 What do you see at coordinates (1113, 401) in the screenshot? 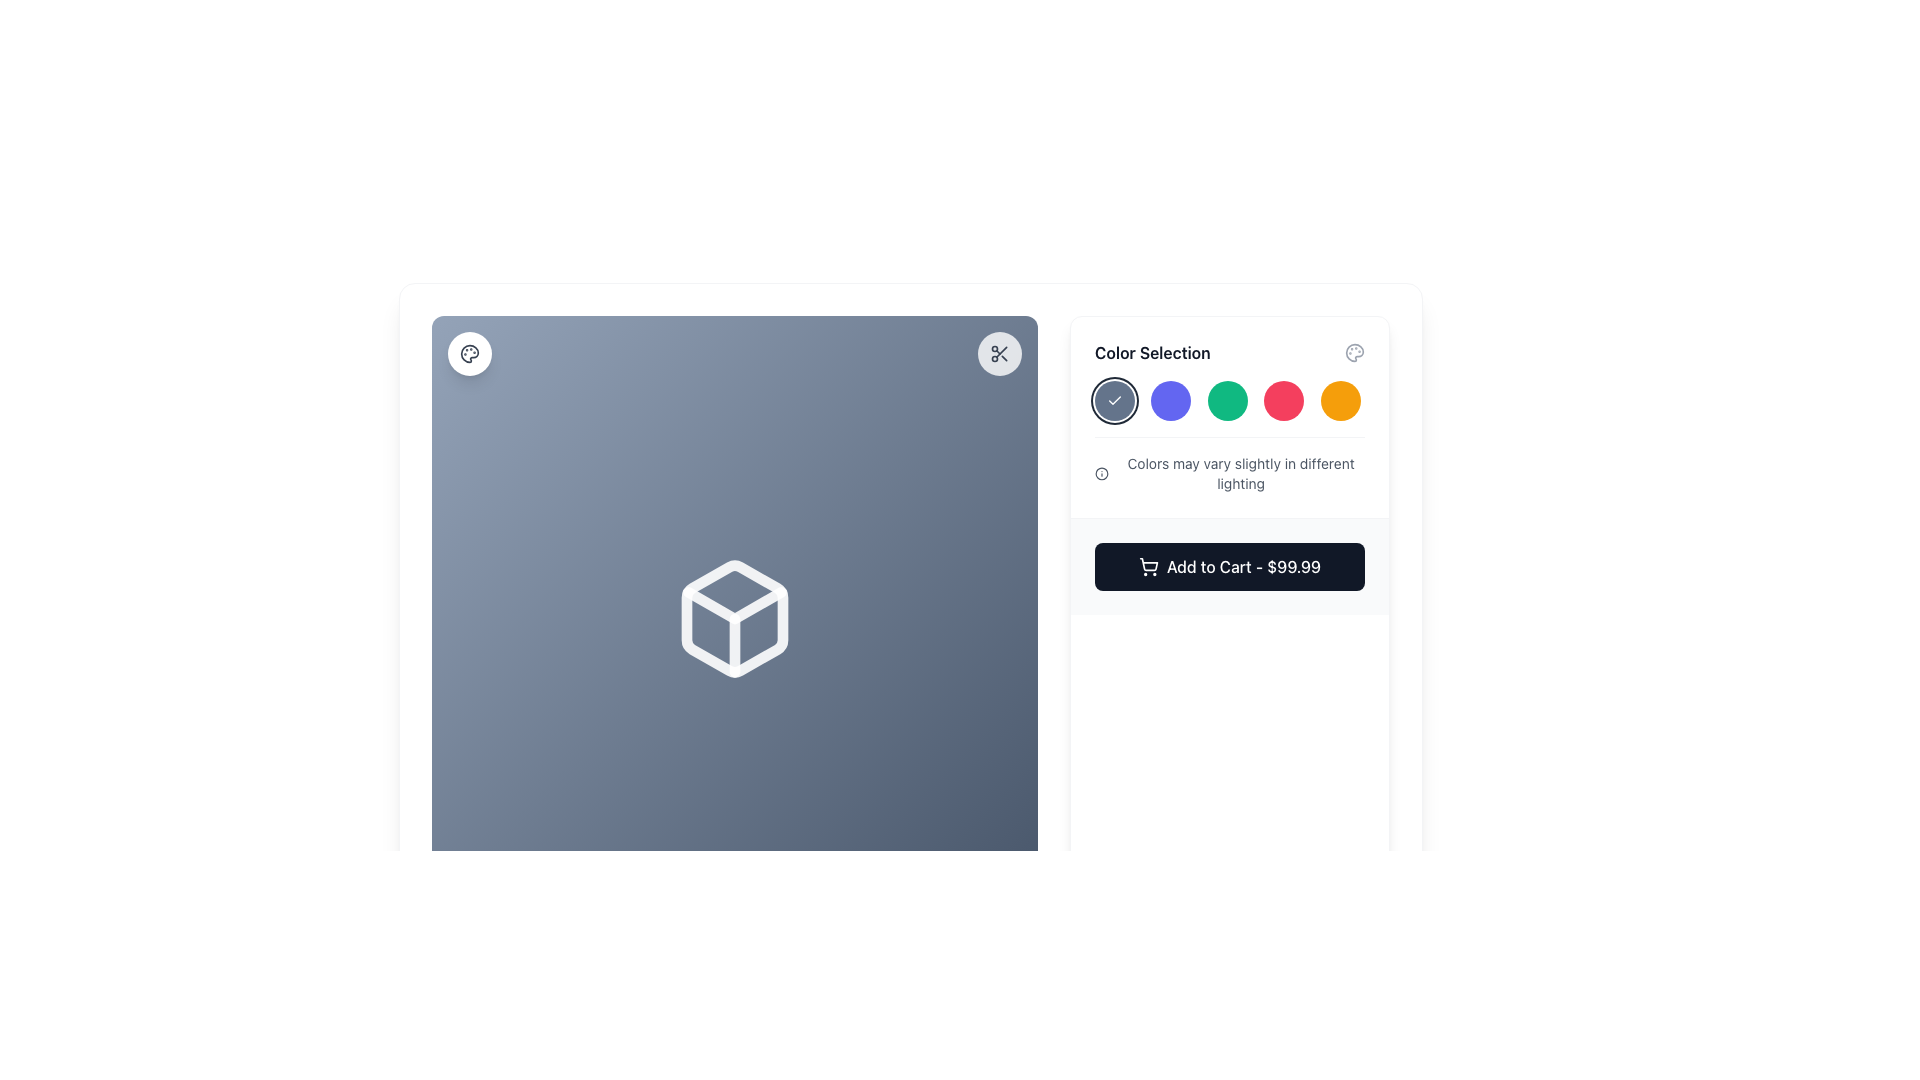
I see `the checkmark icon inside the circular button, which is highlighted with a white outline` at bounding box center [1113, 401].